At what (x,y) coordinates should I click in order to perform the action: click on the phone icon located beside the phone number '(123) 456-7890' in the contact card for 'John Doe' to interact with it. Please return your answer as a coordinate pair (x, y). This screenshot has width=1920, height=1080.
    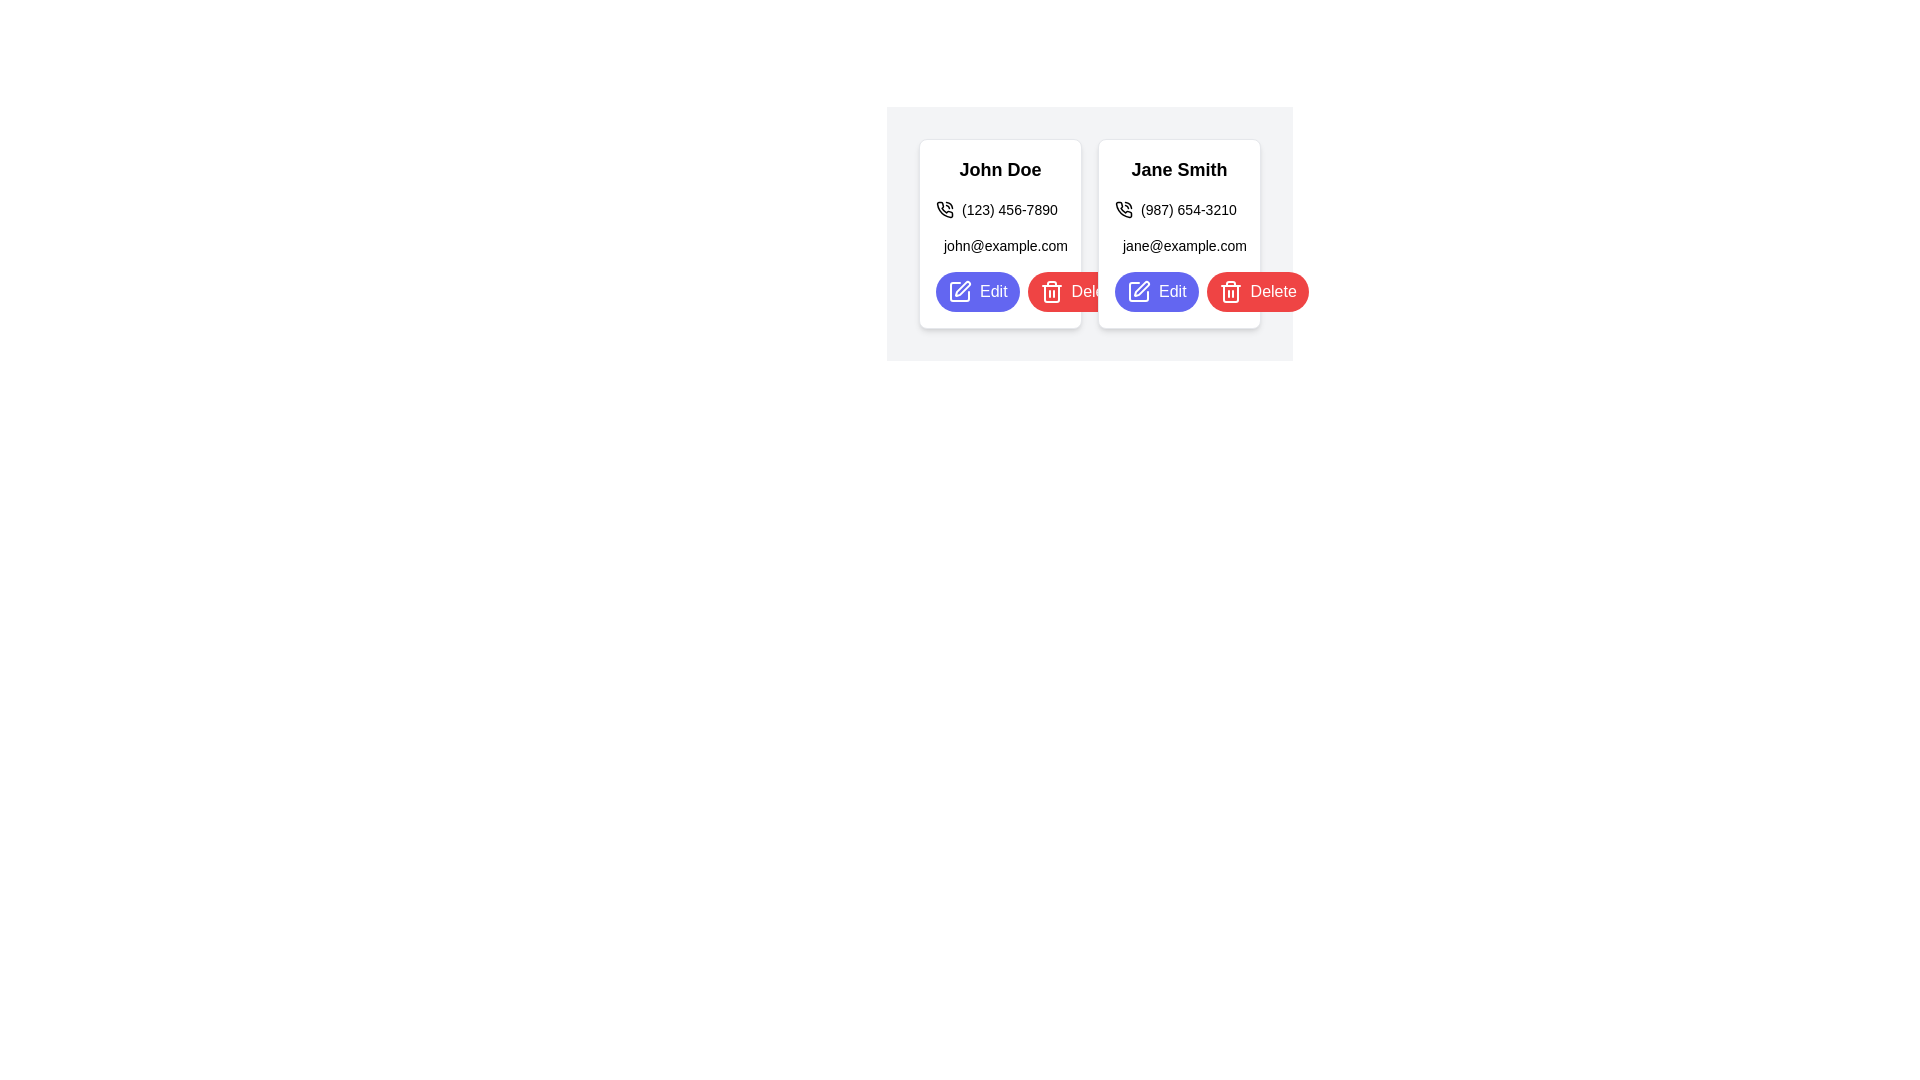
    Looking at the image, I should click on (944, 208).